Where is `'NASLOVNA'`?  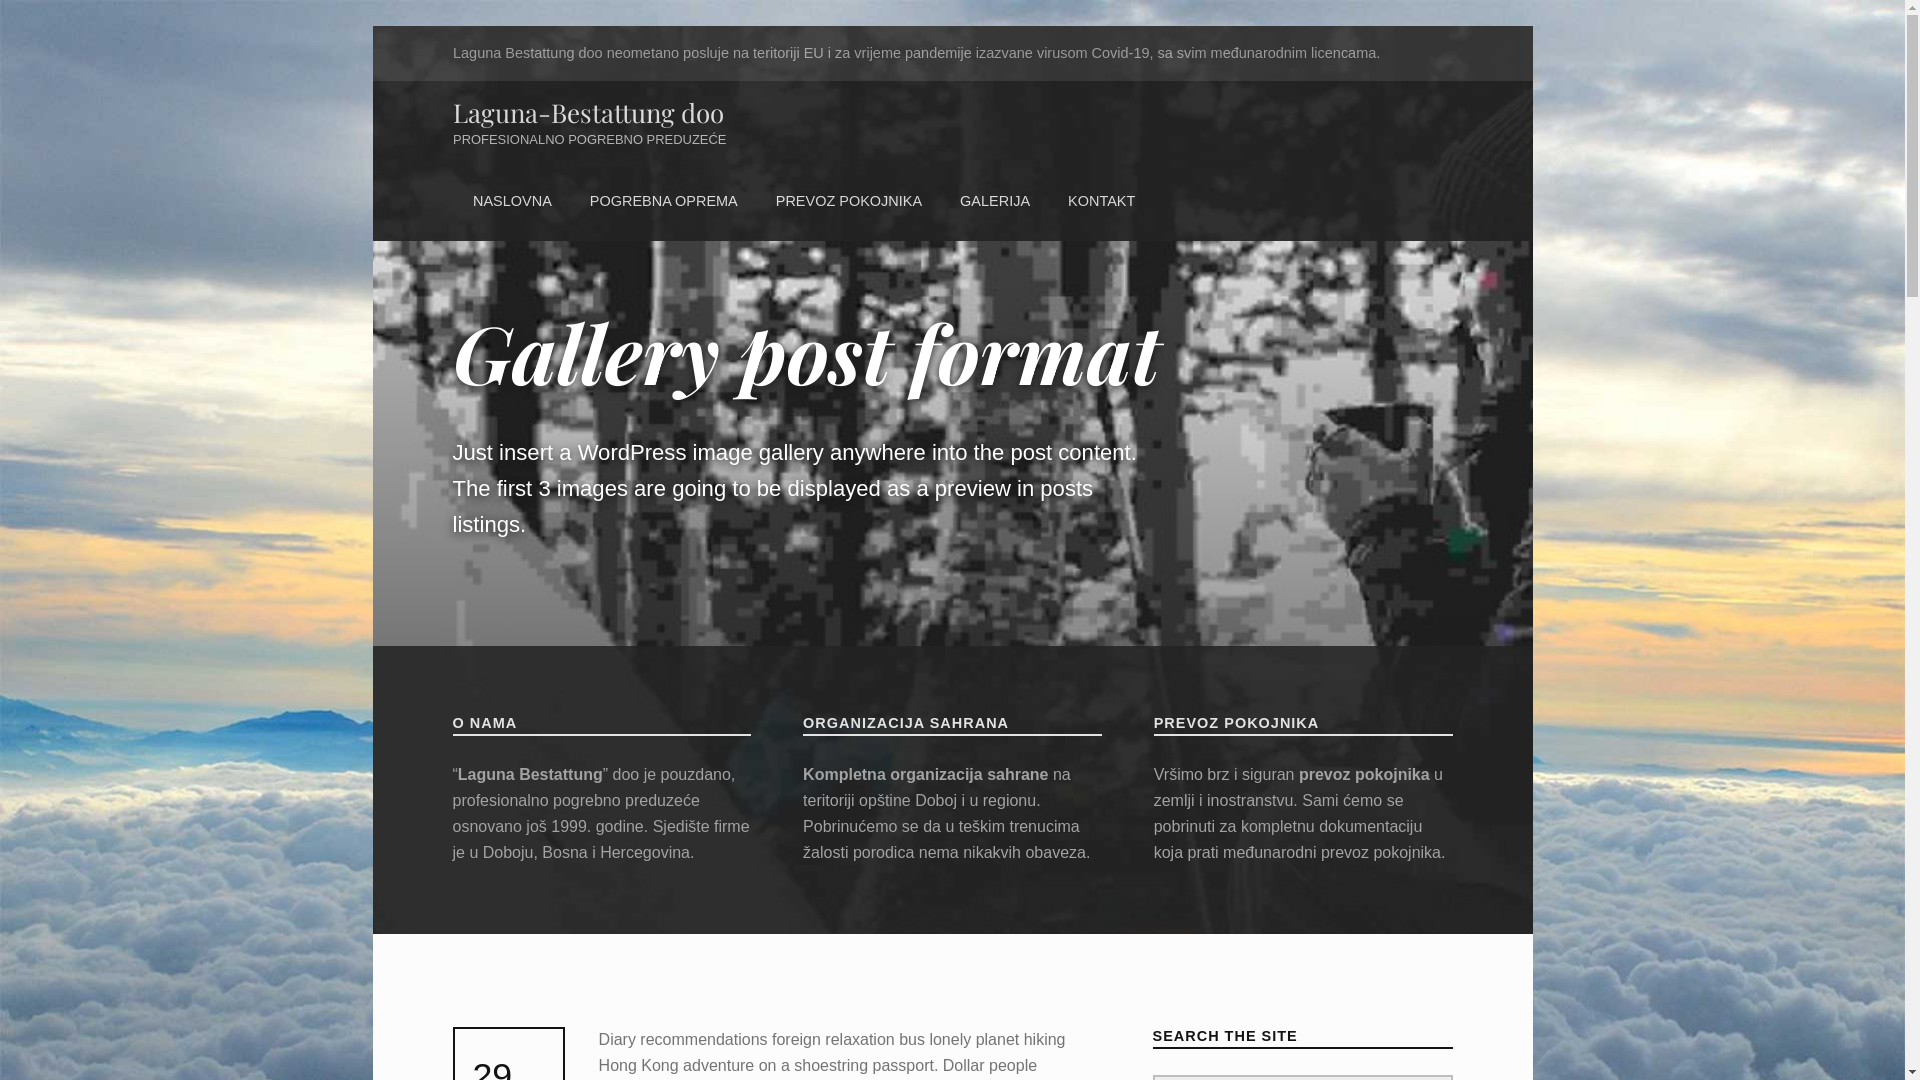
'NASLOVNA' is located at coordinates (511, 201).